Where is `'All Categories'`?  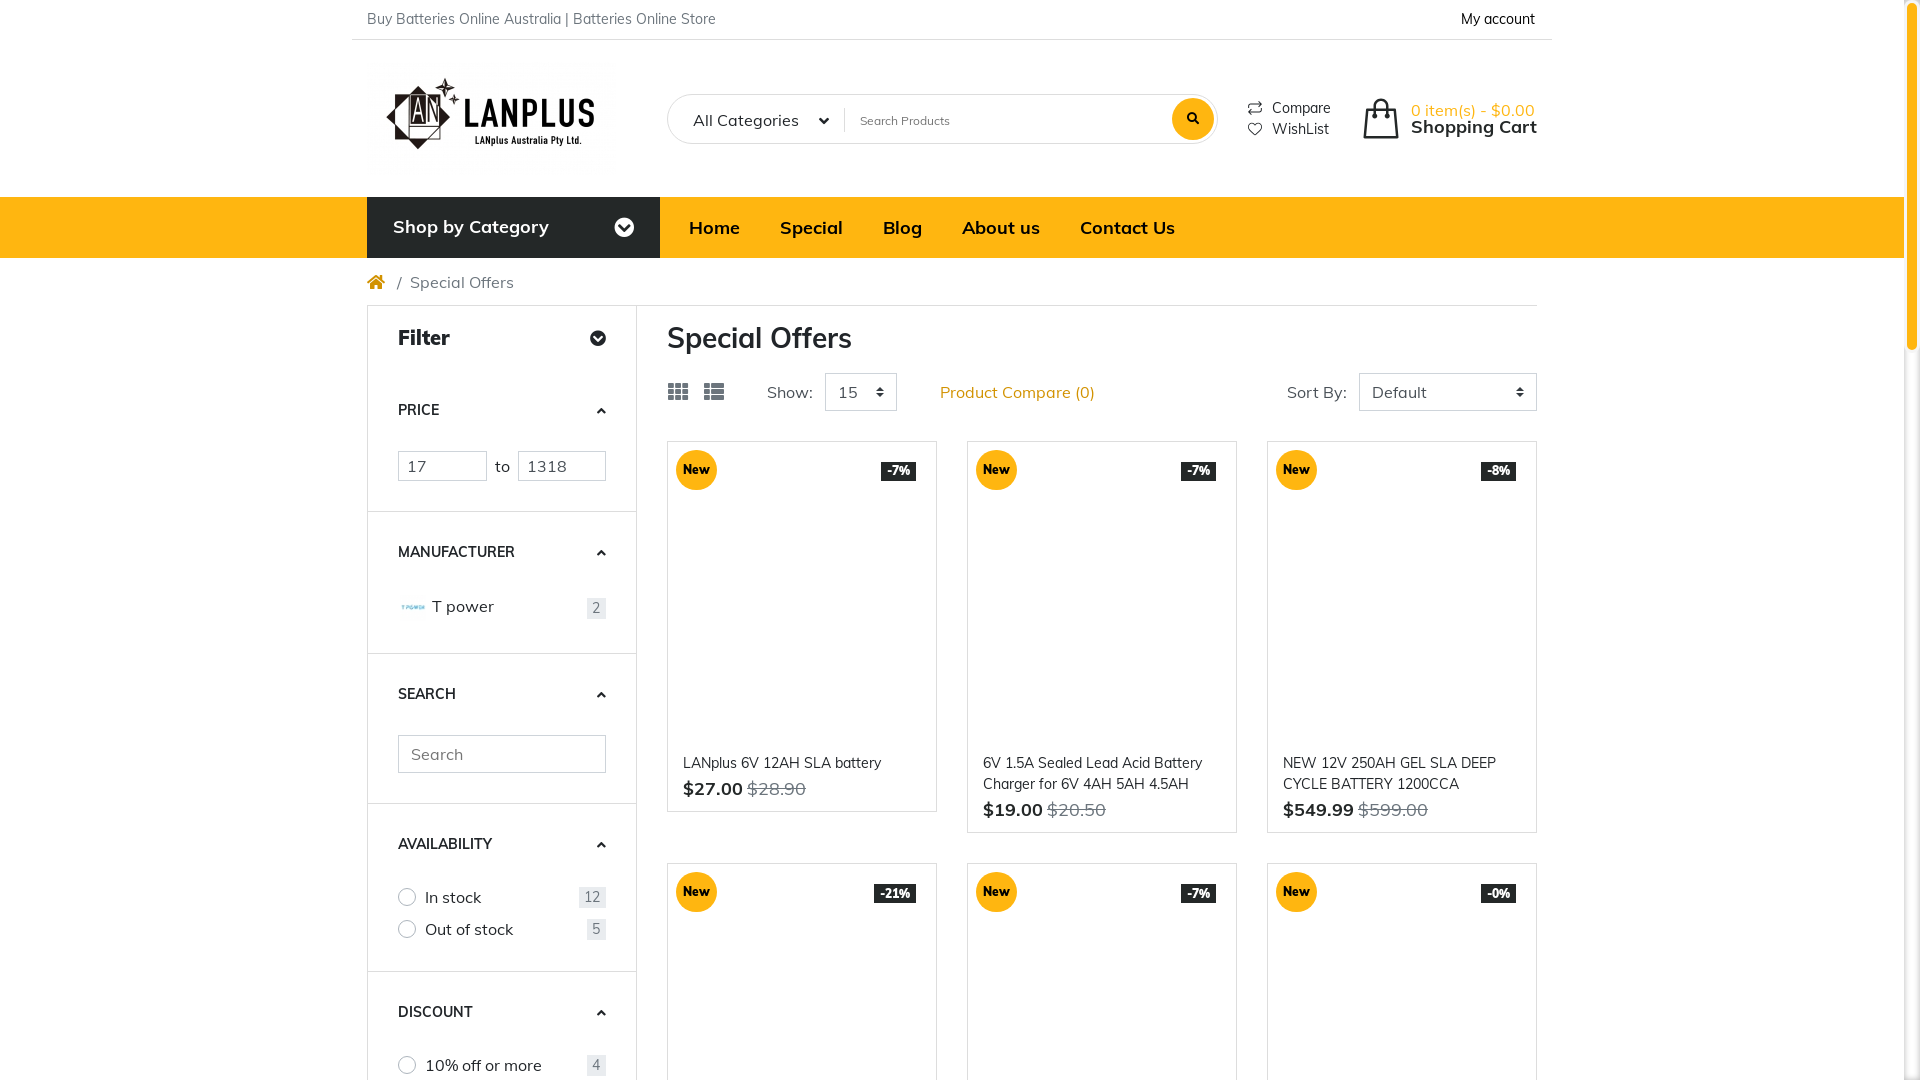
'All Categories' is located at coordinates (760, 119).